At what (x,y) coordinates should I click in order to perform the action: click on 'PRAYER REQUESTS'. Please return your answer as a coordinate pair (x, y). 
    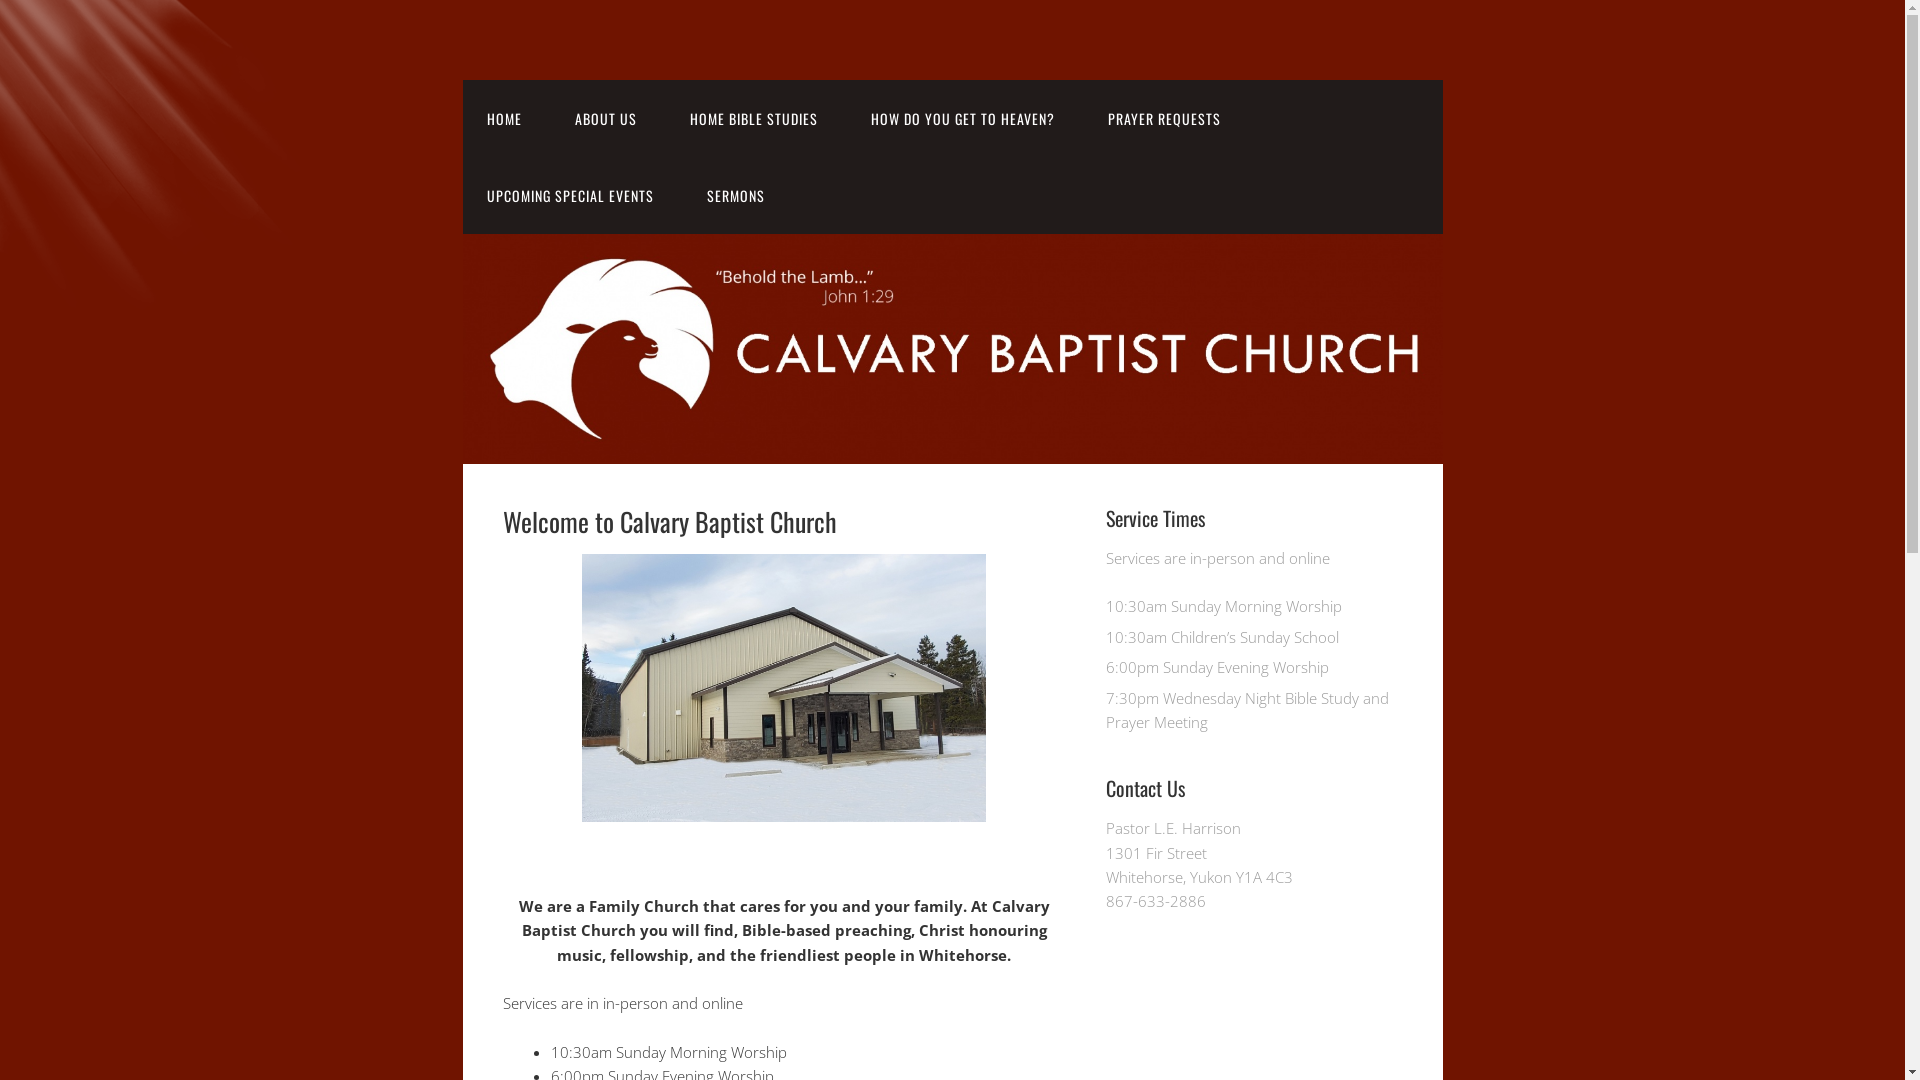
    Looking at the image, I should click on (1164, 118).